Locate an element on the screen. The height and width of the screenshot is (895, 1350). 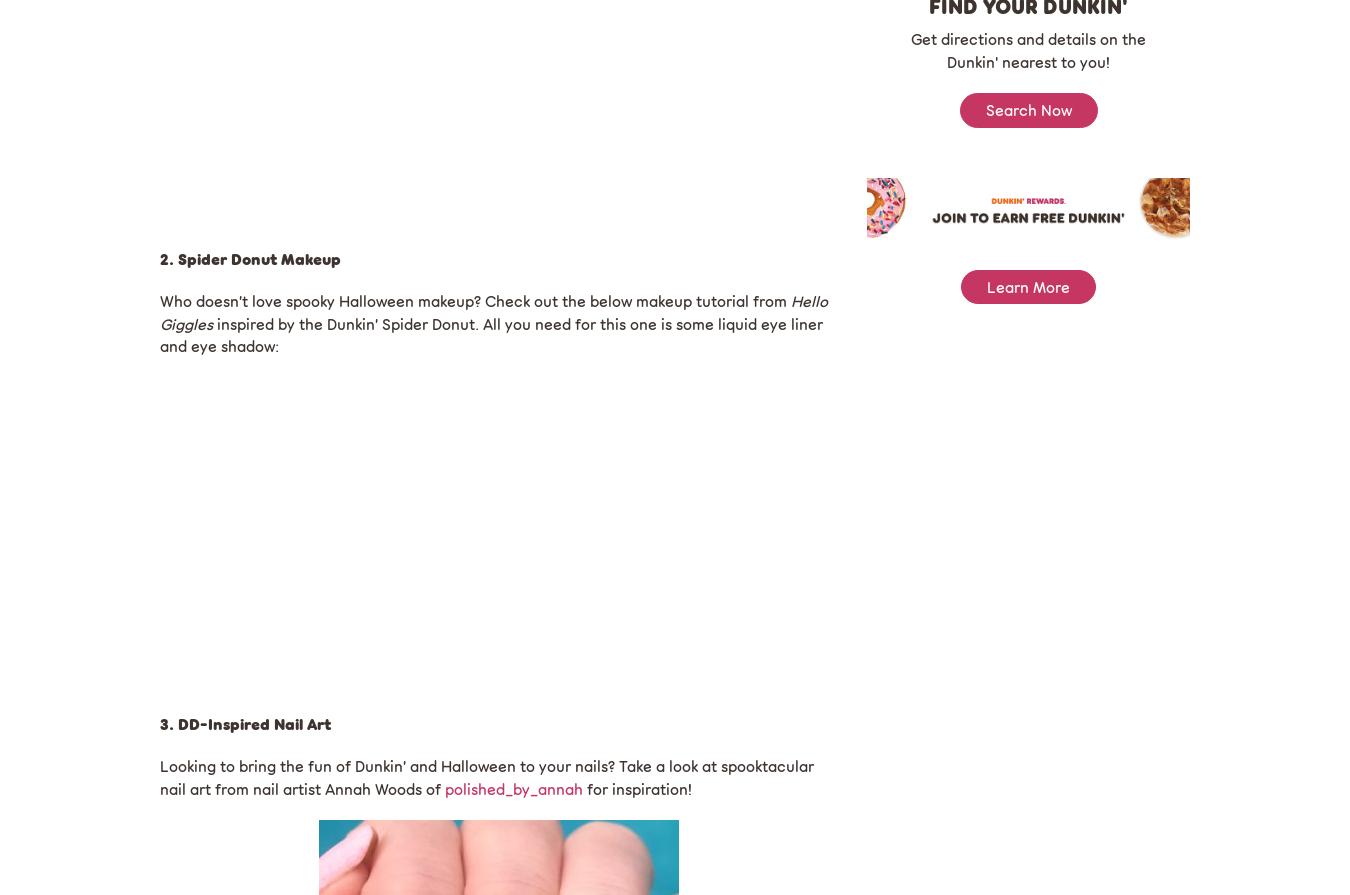
'2. Spider Donut Makeup' is located at coordinates (249, 258).